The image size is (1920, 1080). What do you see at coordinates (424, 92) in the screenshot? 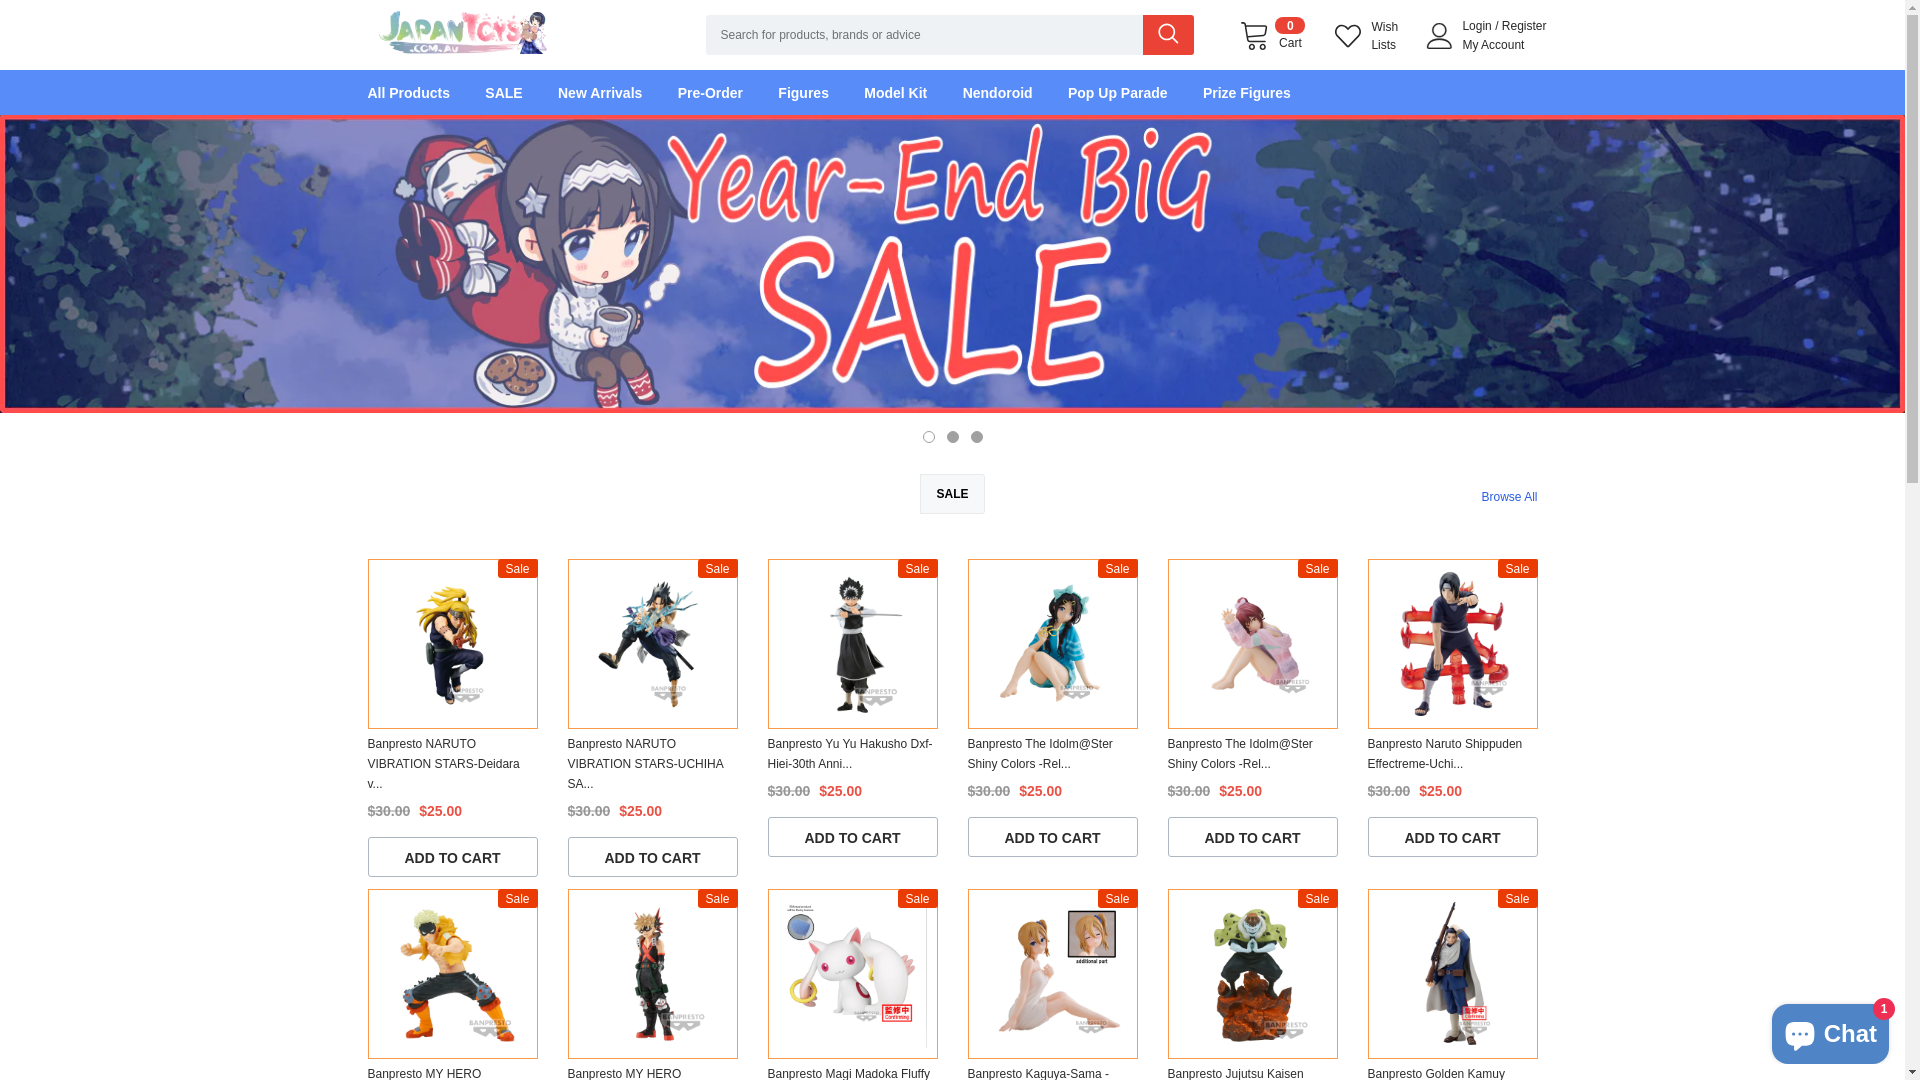
I see `'All Products'` at bounding box center [424, 92].